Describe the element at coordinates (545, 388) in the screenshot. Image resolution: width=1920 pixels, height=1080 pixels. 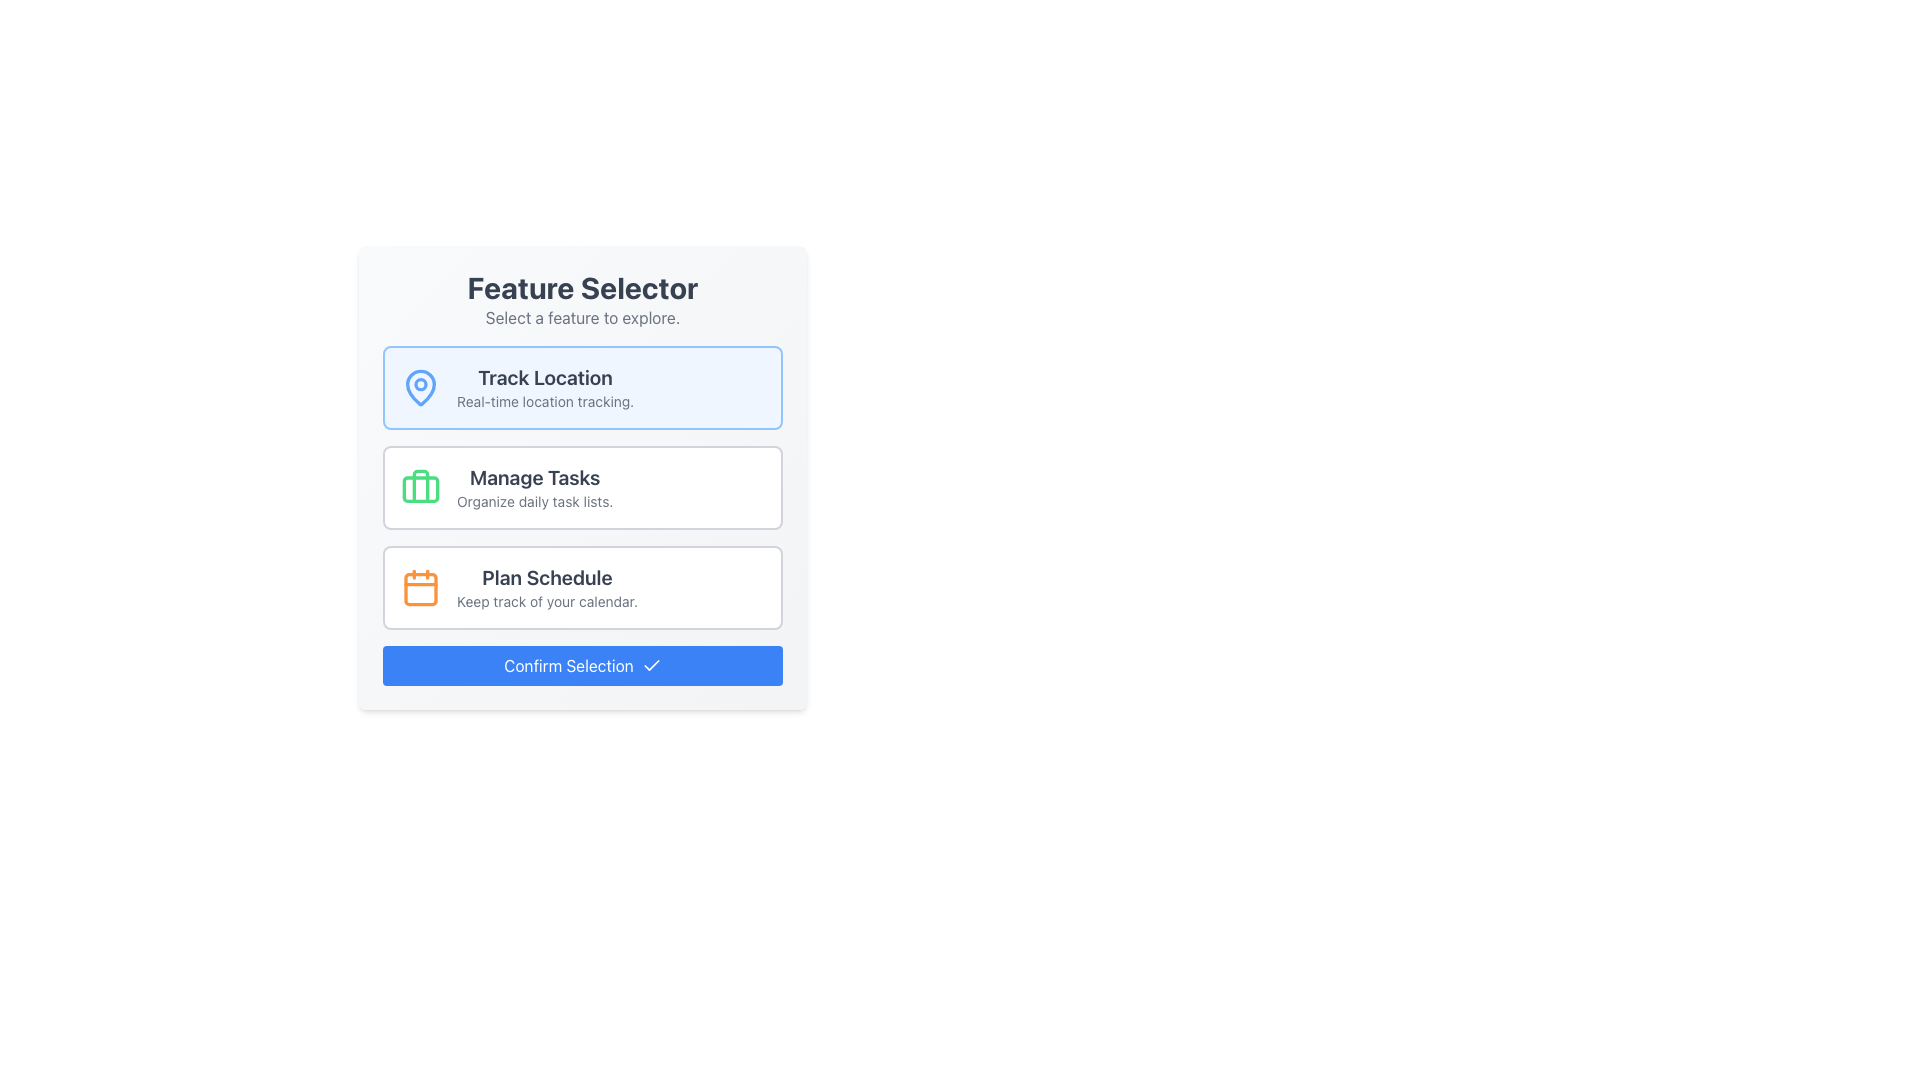
I see `information provided by the Informative Label with Title and Subtitle, which is the first selectable option under the 'Feature Selector' header` at that location.